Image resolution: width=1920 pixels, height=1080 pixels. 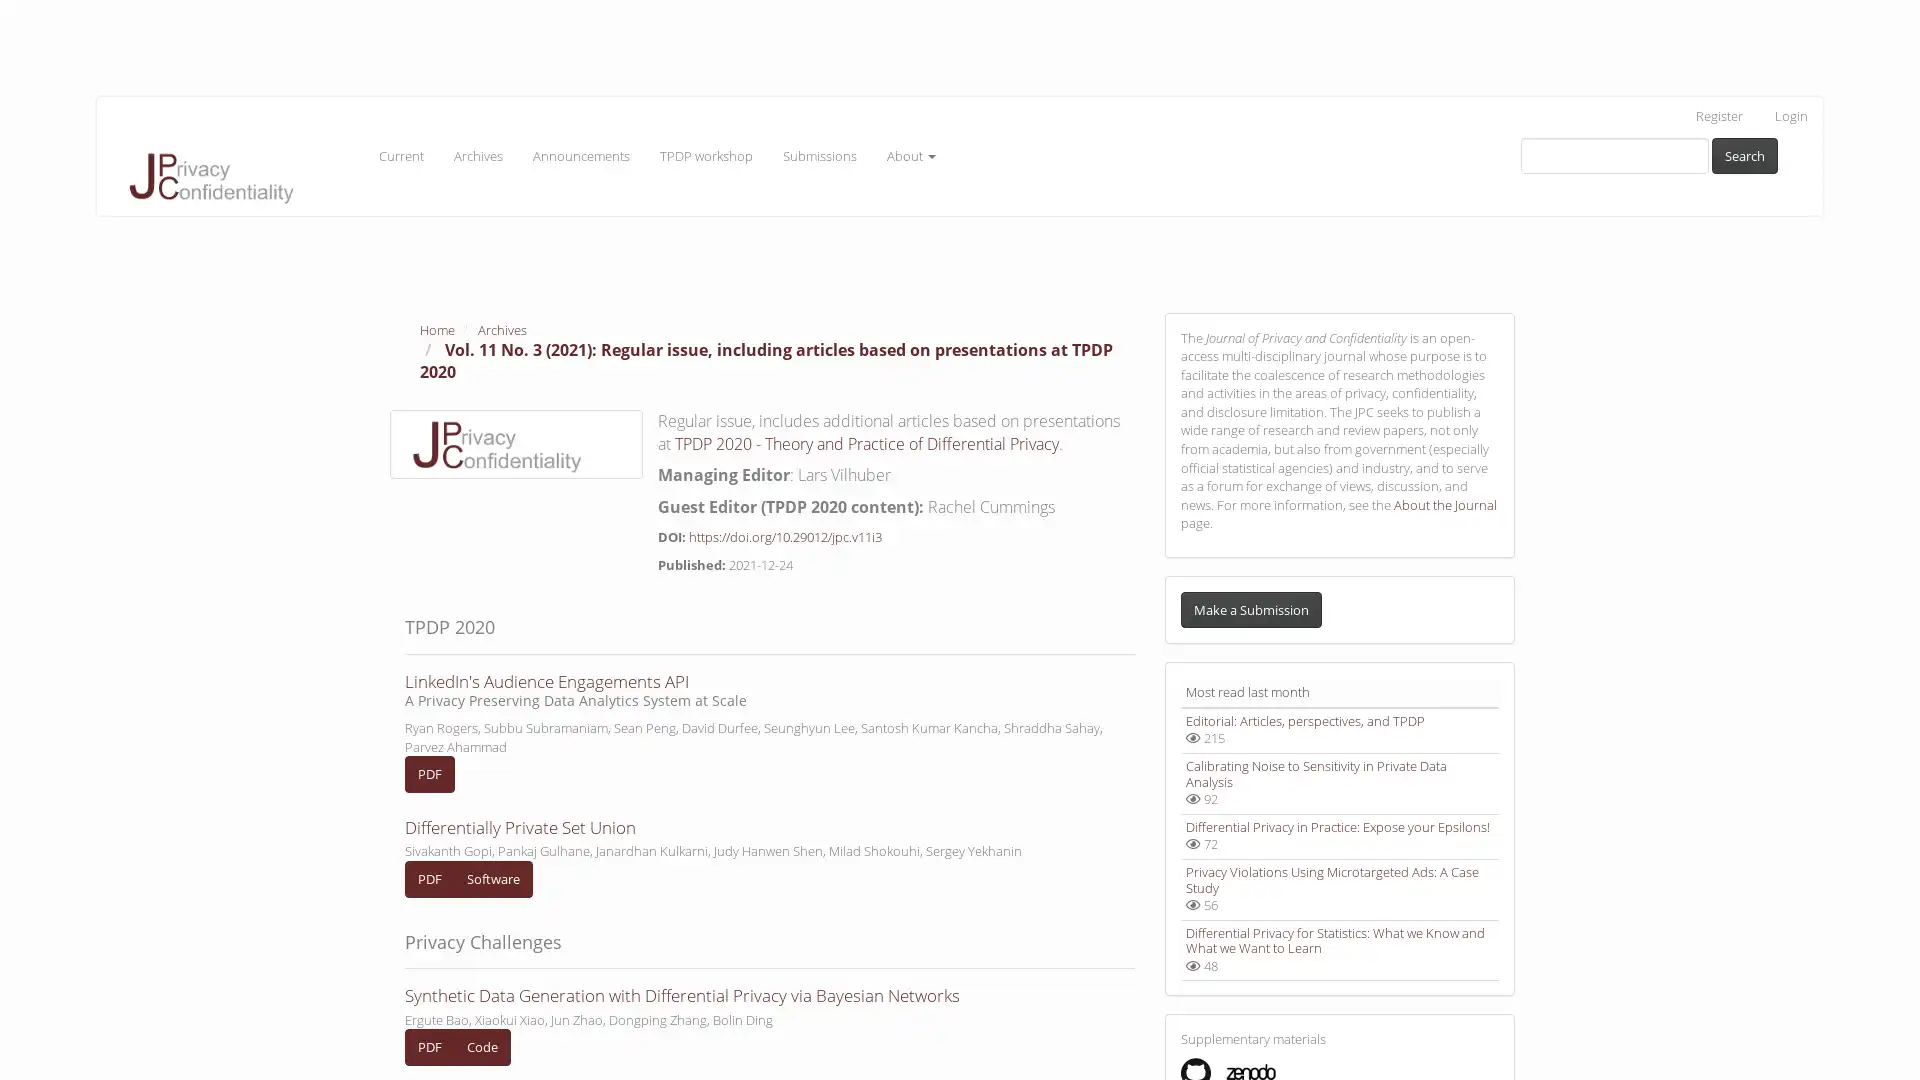 What do you see at coordinates (1744, 154) in the screenshot?
I see `Search` at bounding box center [1744, 154].